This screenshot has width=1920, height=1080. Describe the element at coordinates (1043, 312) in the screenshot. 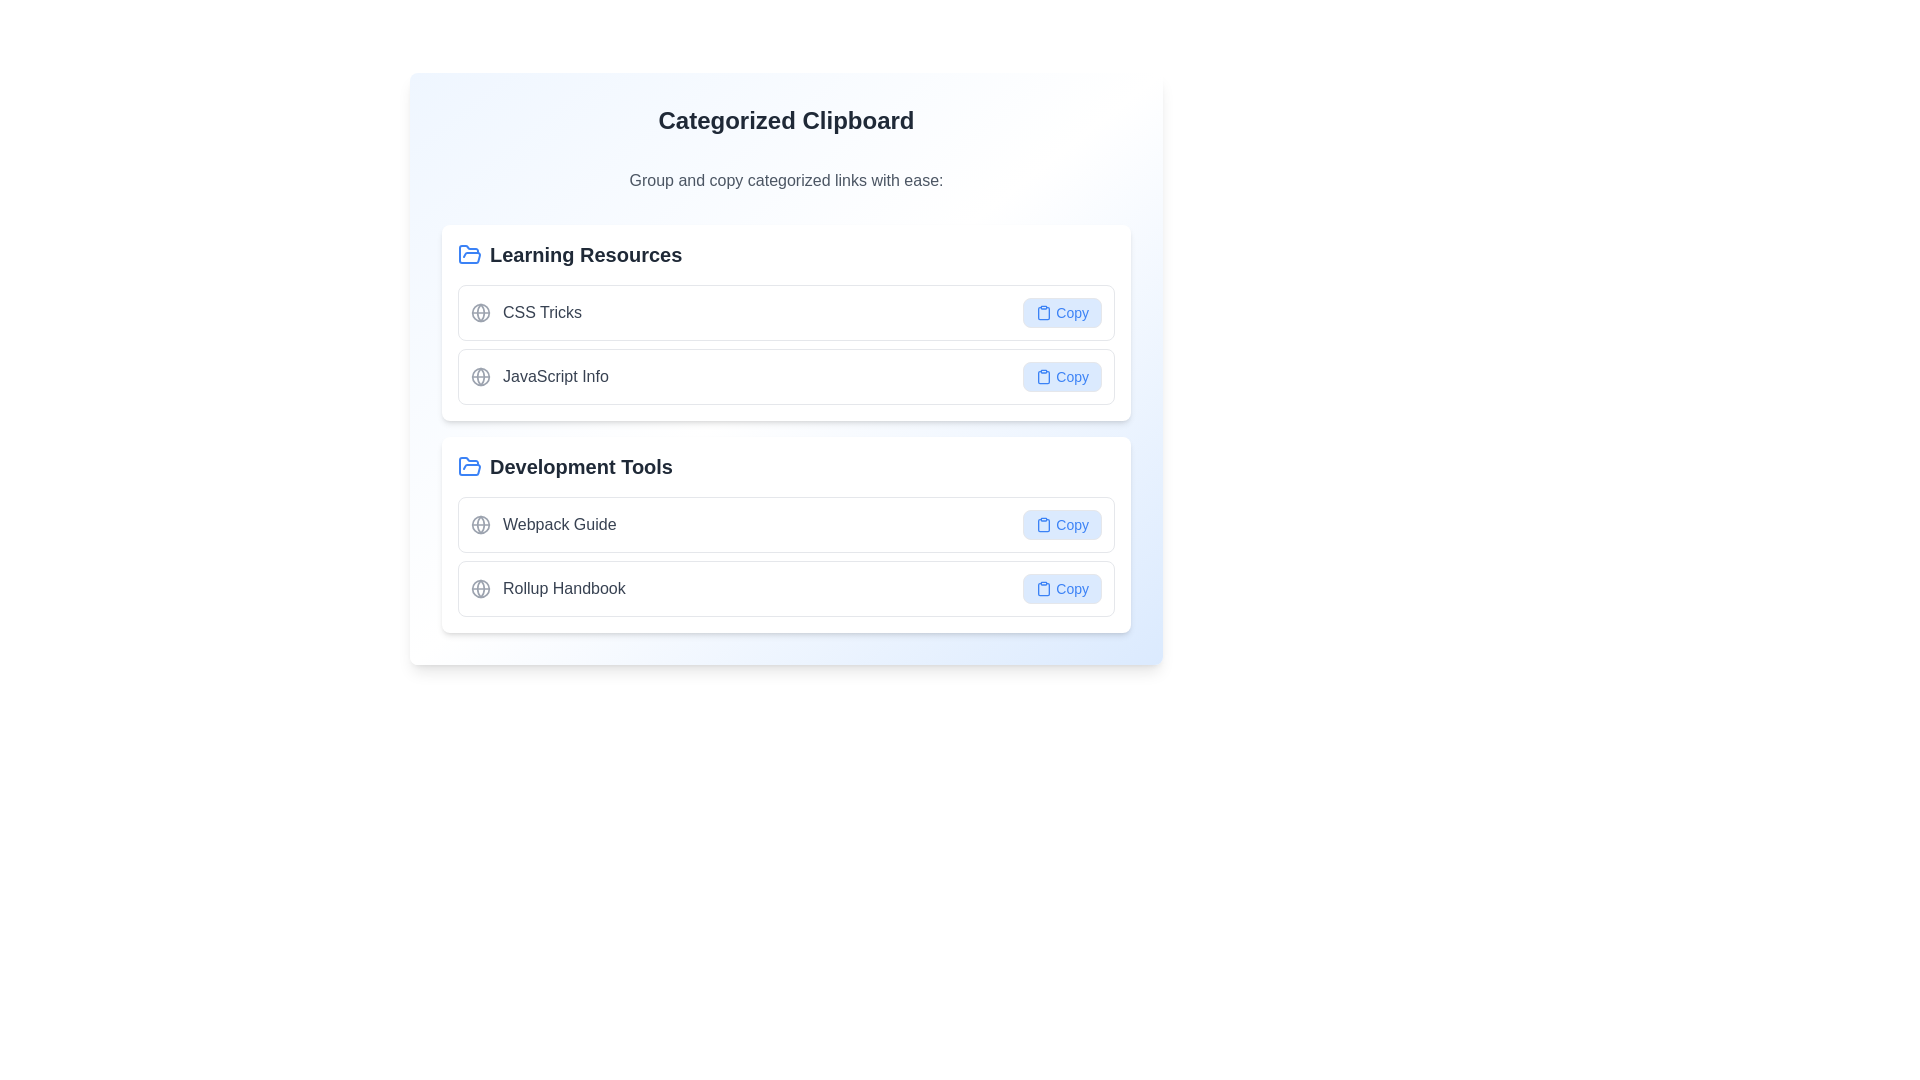

I see `the 'Copy' button icon located to the right of the first list item under 'Learning Resources' to copy the associated resource link to the clipboard` at that location.